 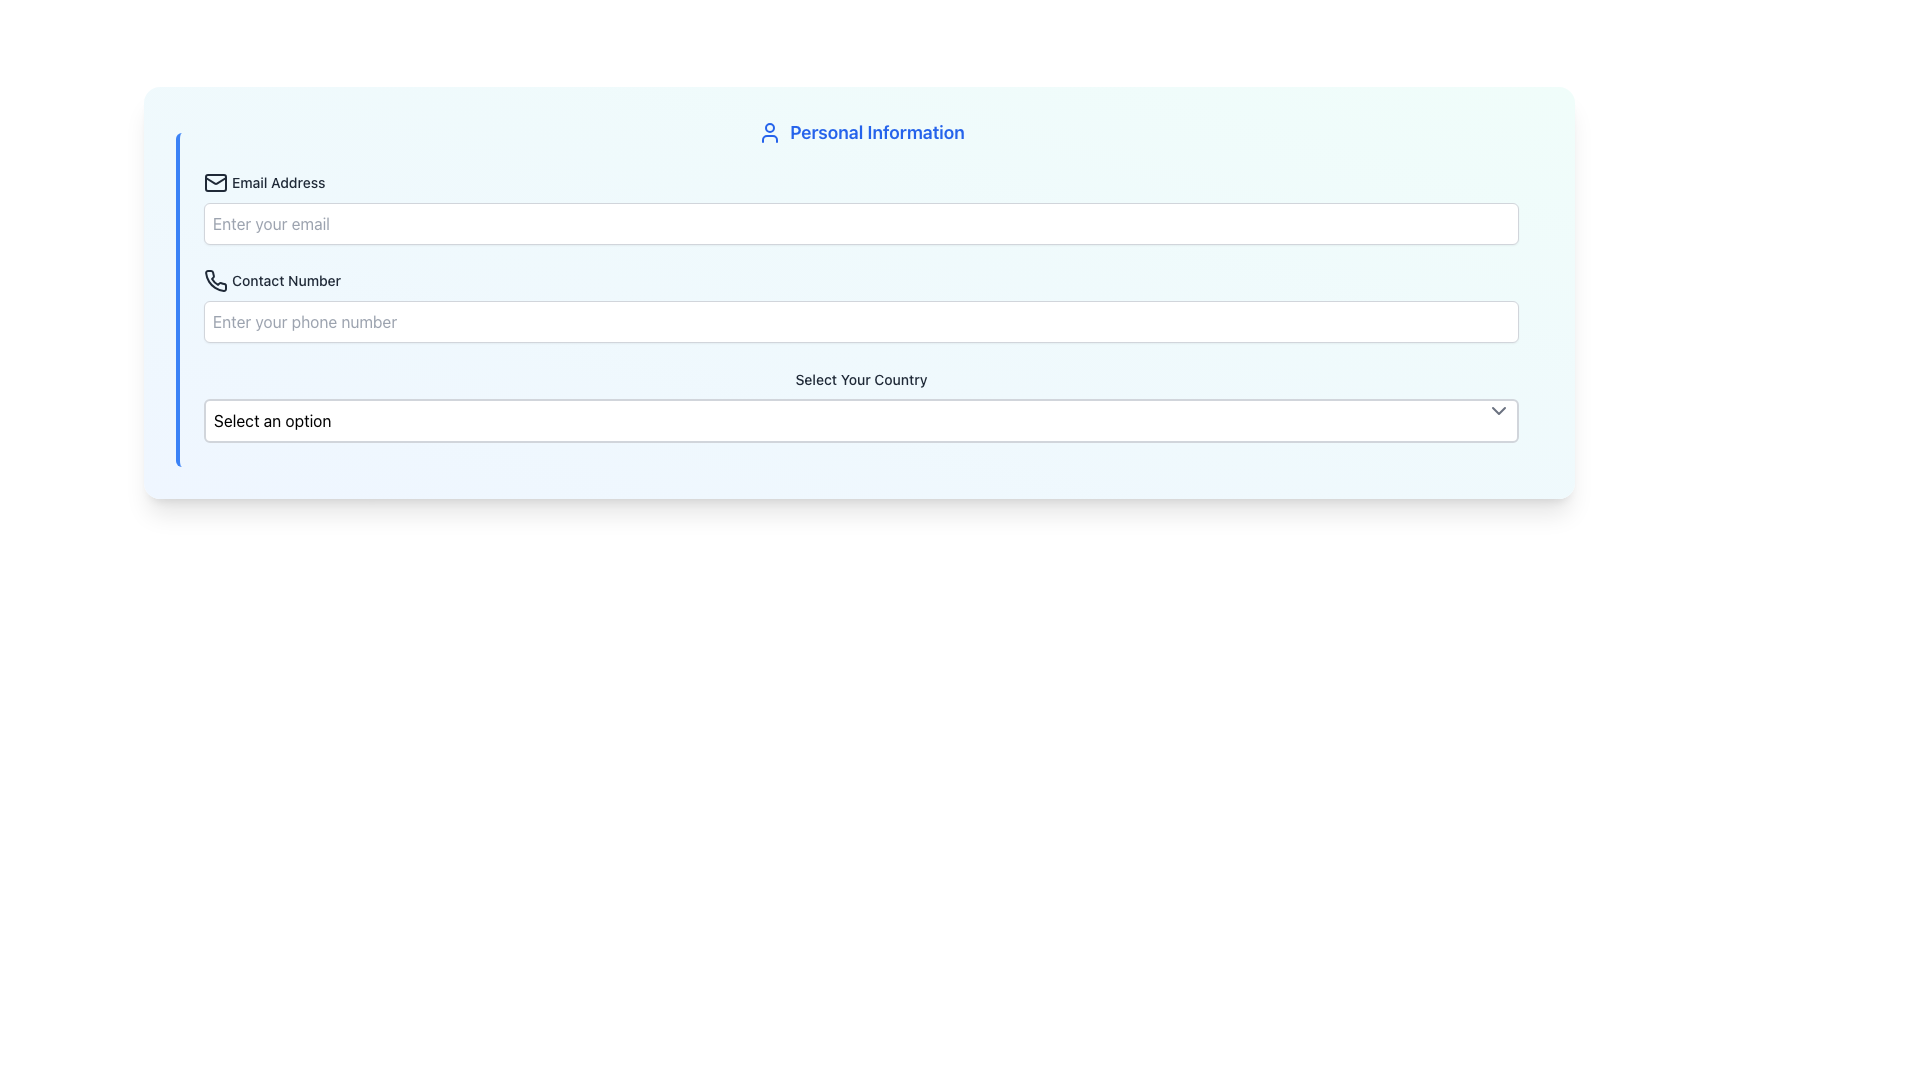 What do you see at coordinates (216, 182) in the screenshot?
I see `the decorative envelope icon indicating the email input field, located next to the label 'Email Address'` at bounding box center [216, 182].